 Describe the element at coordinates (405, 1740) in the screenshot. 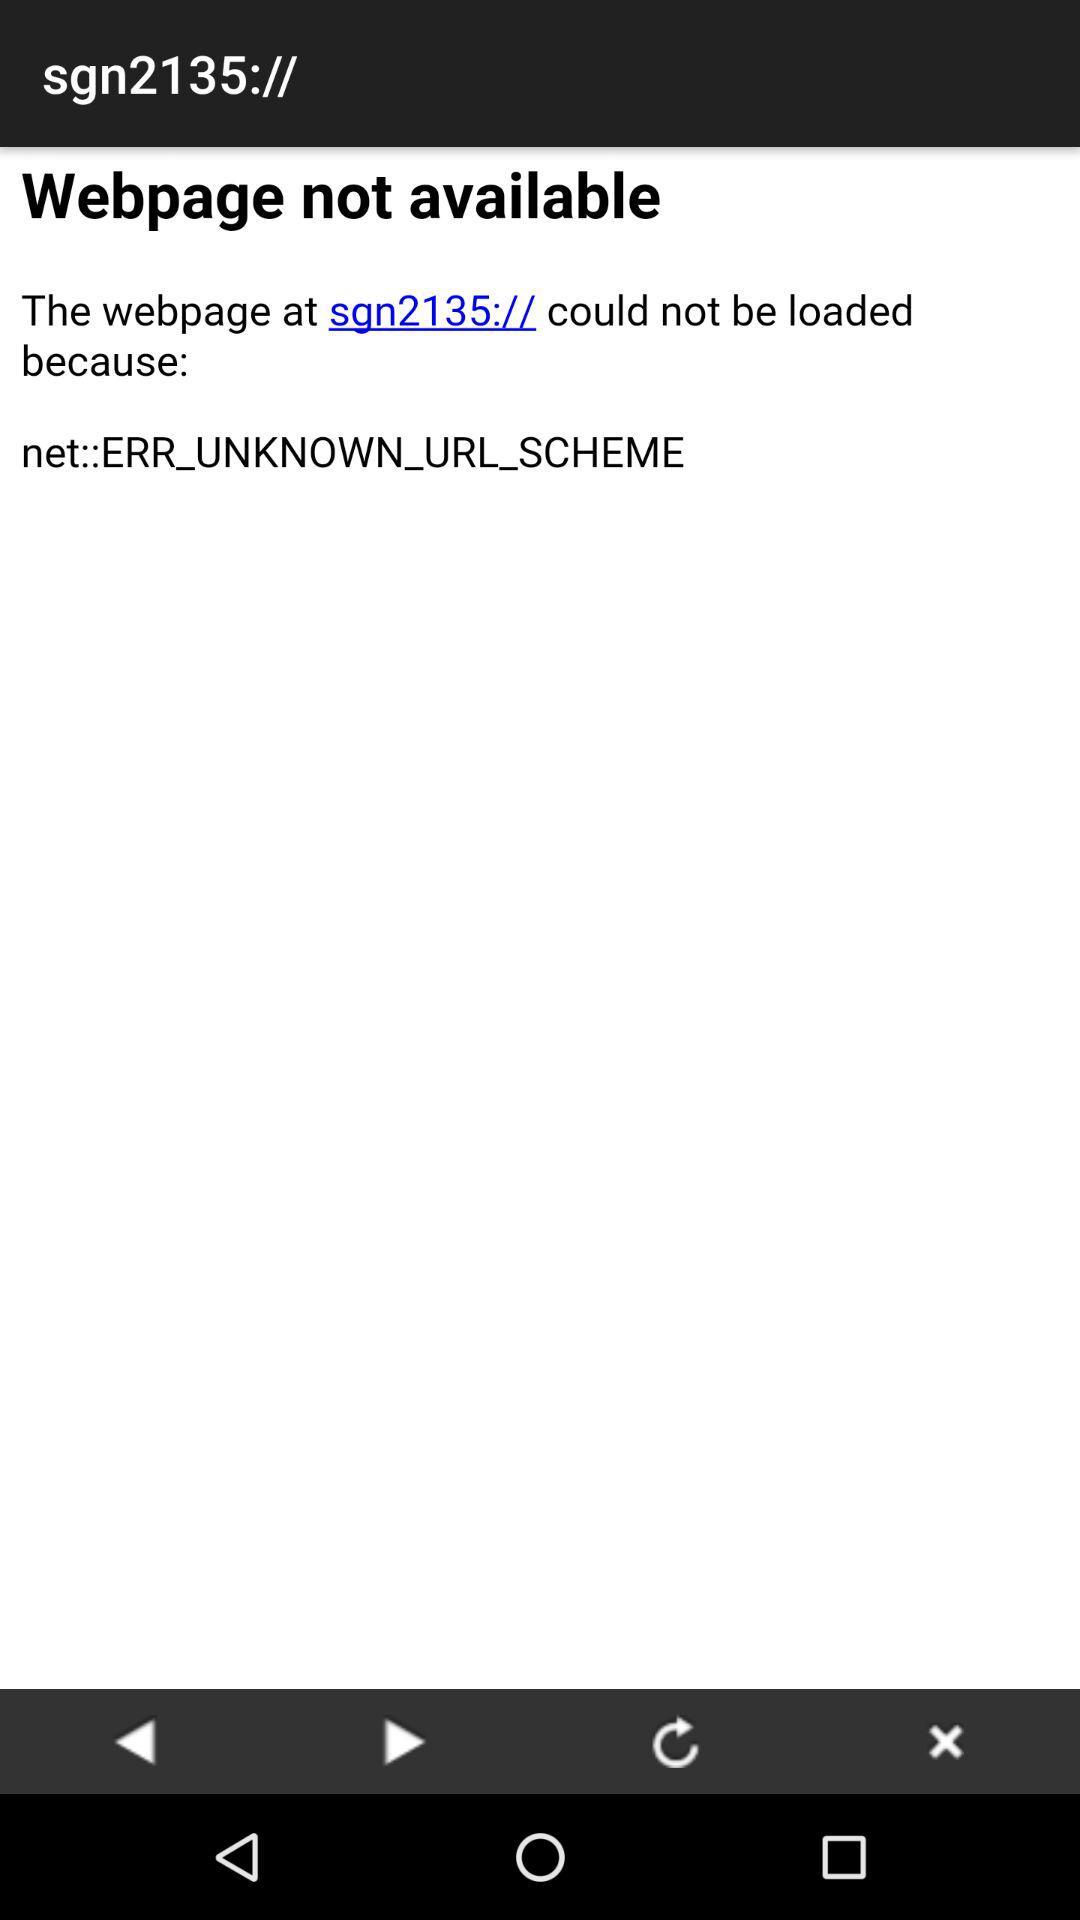

I see `revert` at that location.